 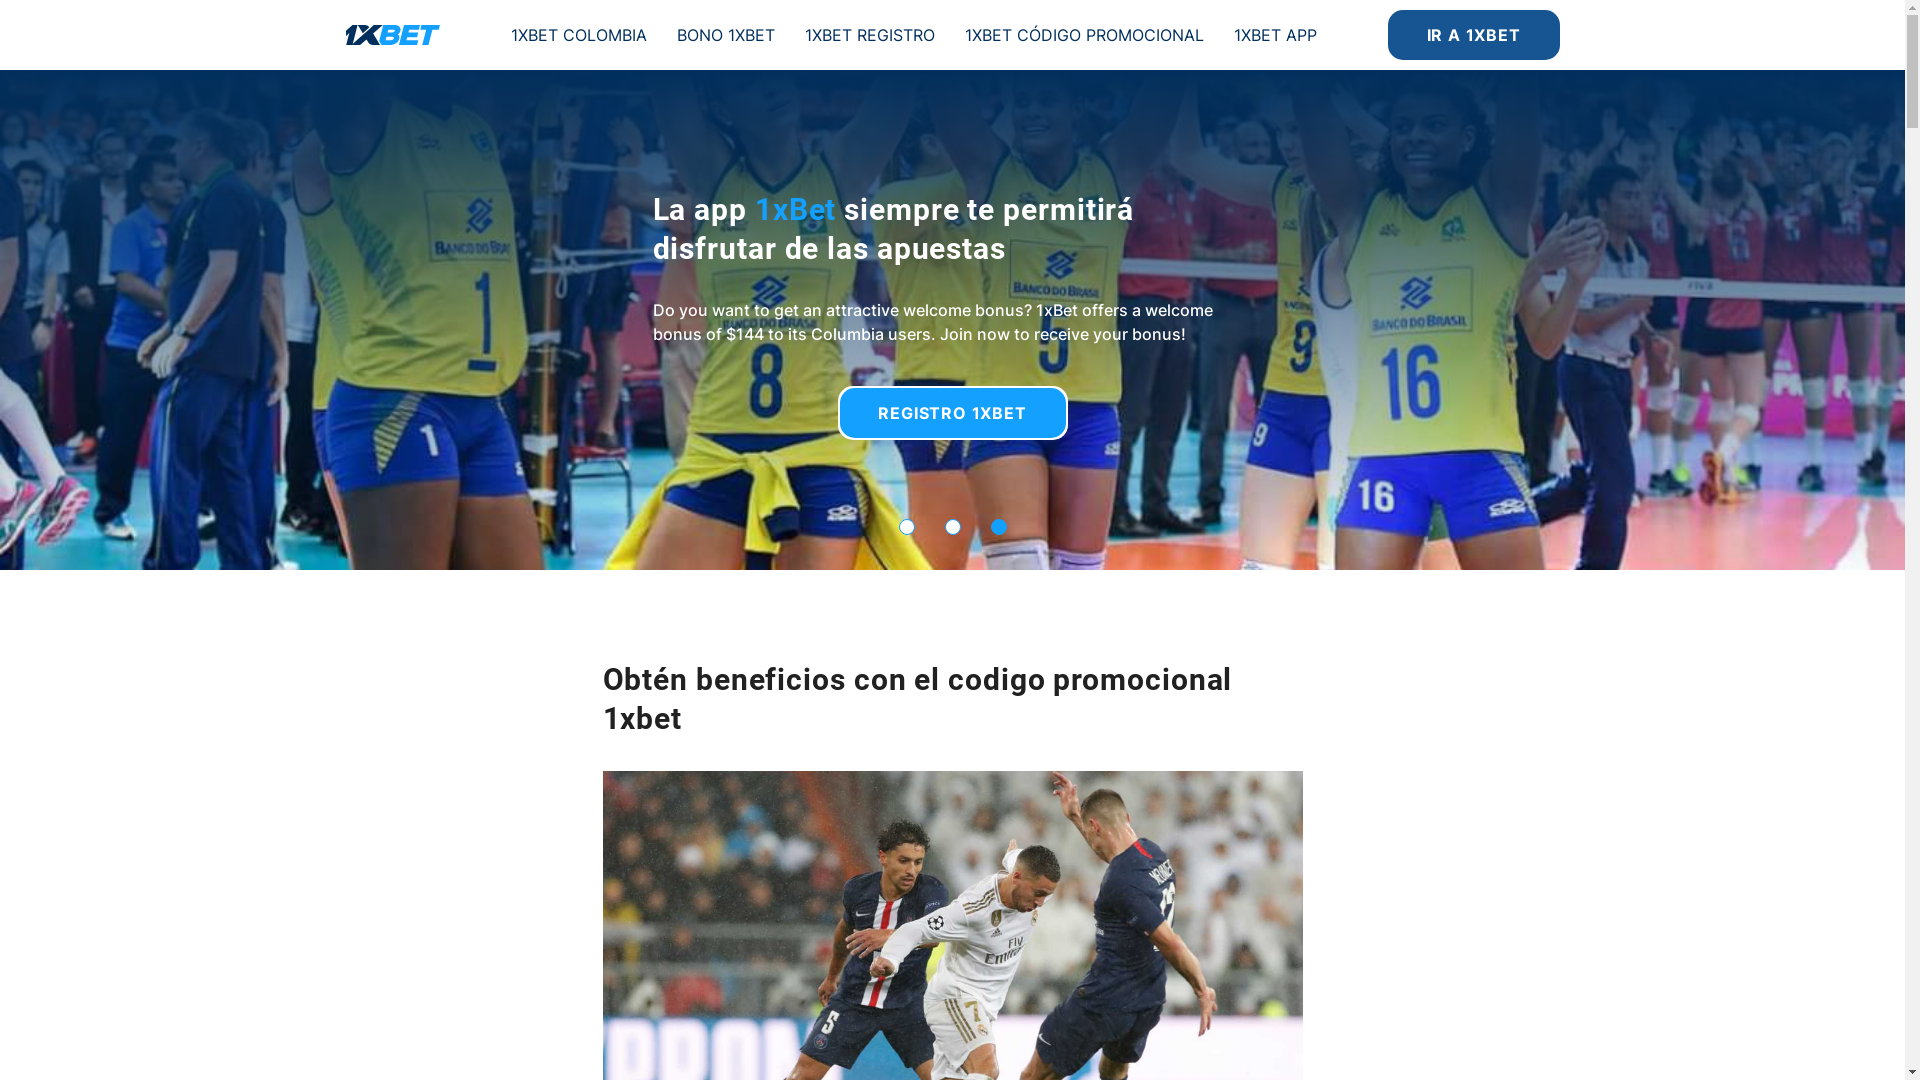 I want to click on '1XBET COLOMBIA', so click(x=509, y=34).